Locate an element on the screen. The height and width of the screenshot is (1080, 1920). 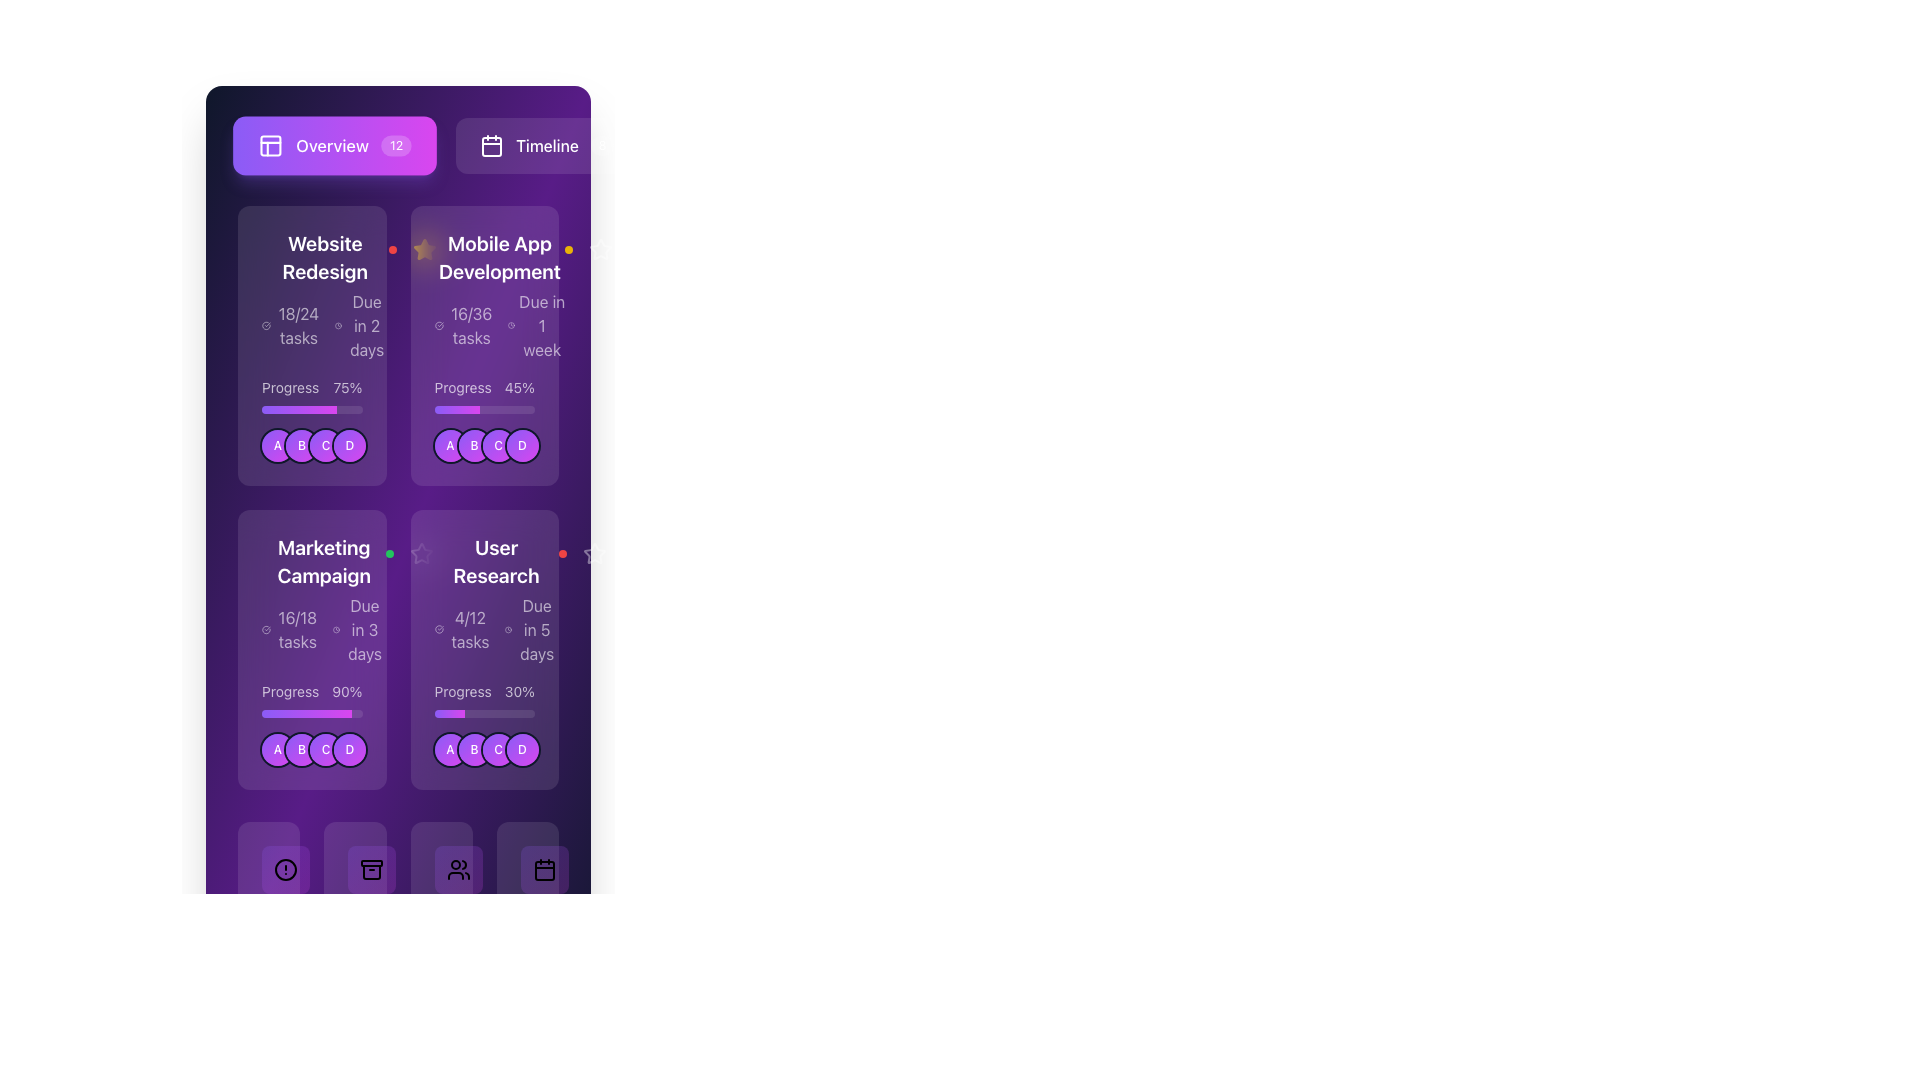
the grouped avatar icons representing members of the 'Marketing Campaign' project located at the bottom of the card adjacent to the progress bar is located at coordinates (312, 749).